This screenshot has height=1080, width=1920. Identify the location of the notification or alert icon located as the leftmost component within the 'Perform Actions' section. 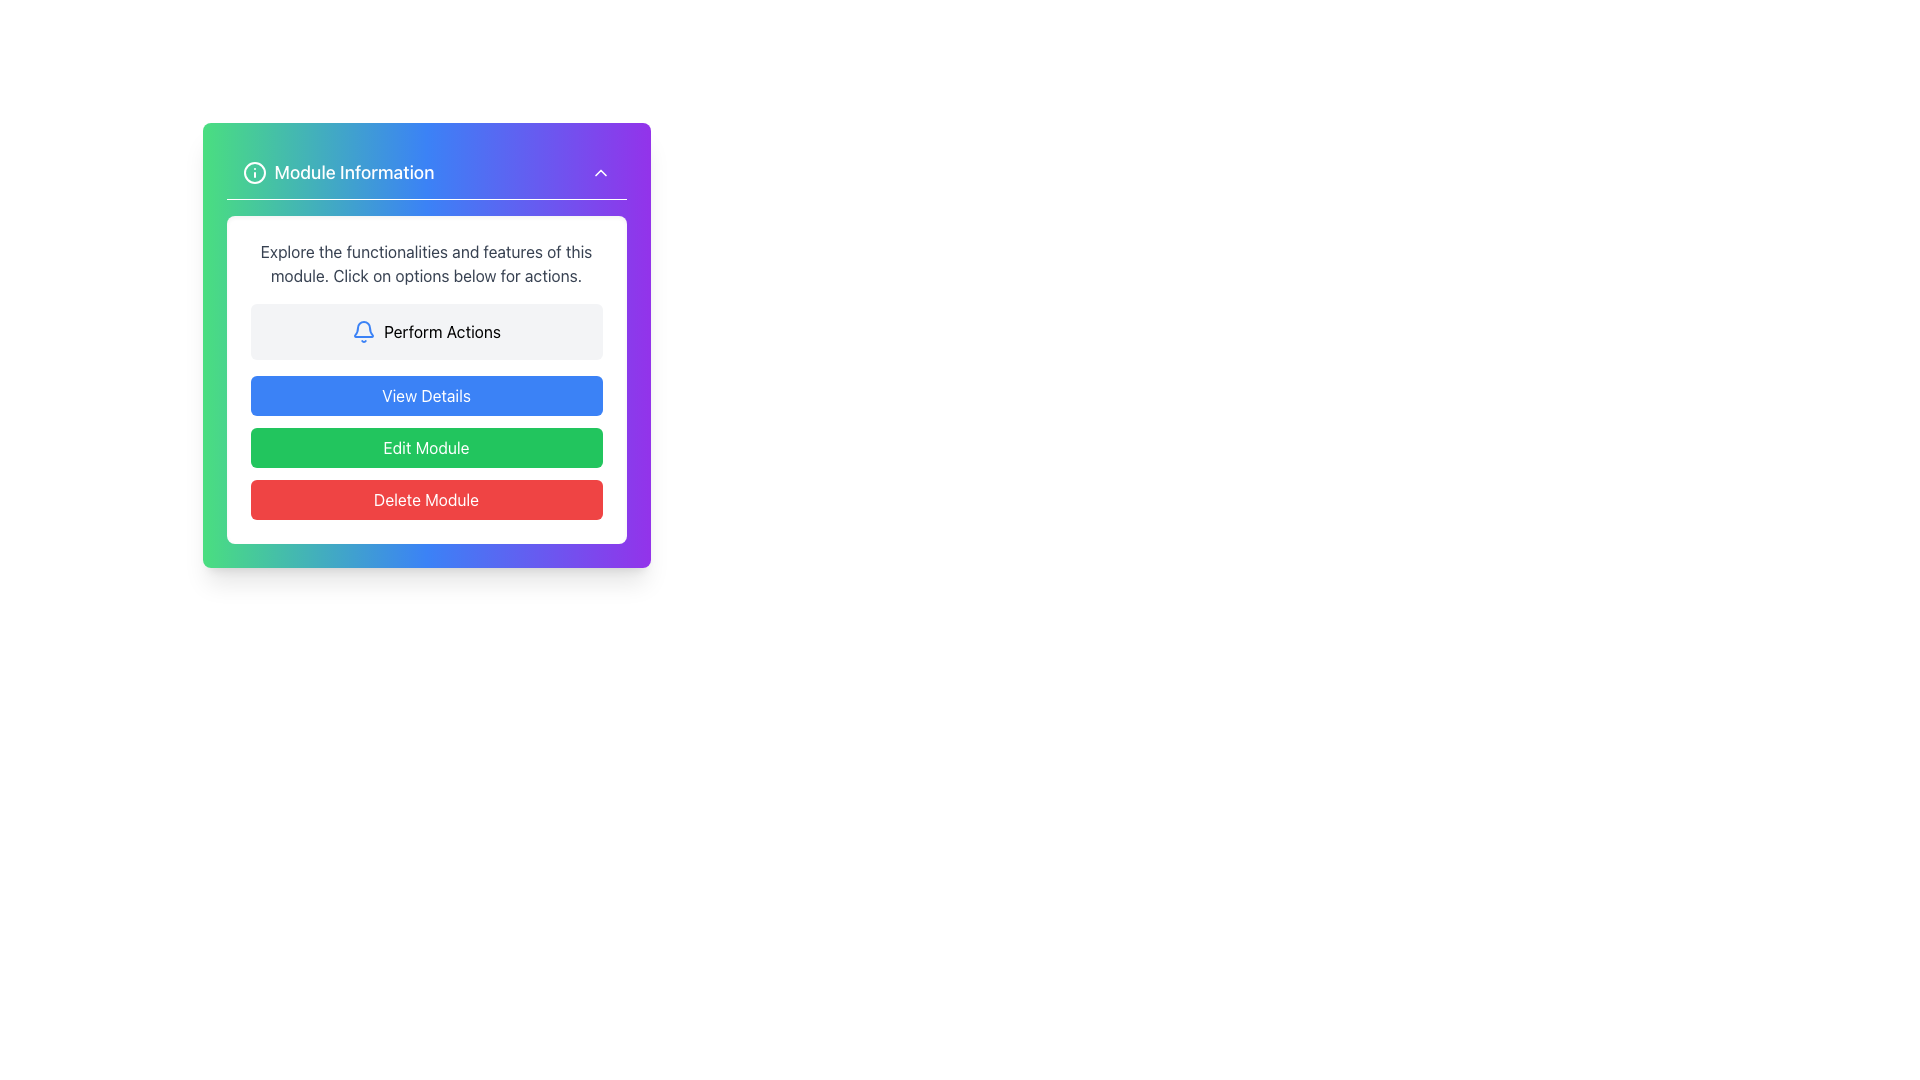
(364, 330).